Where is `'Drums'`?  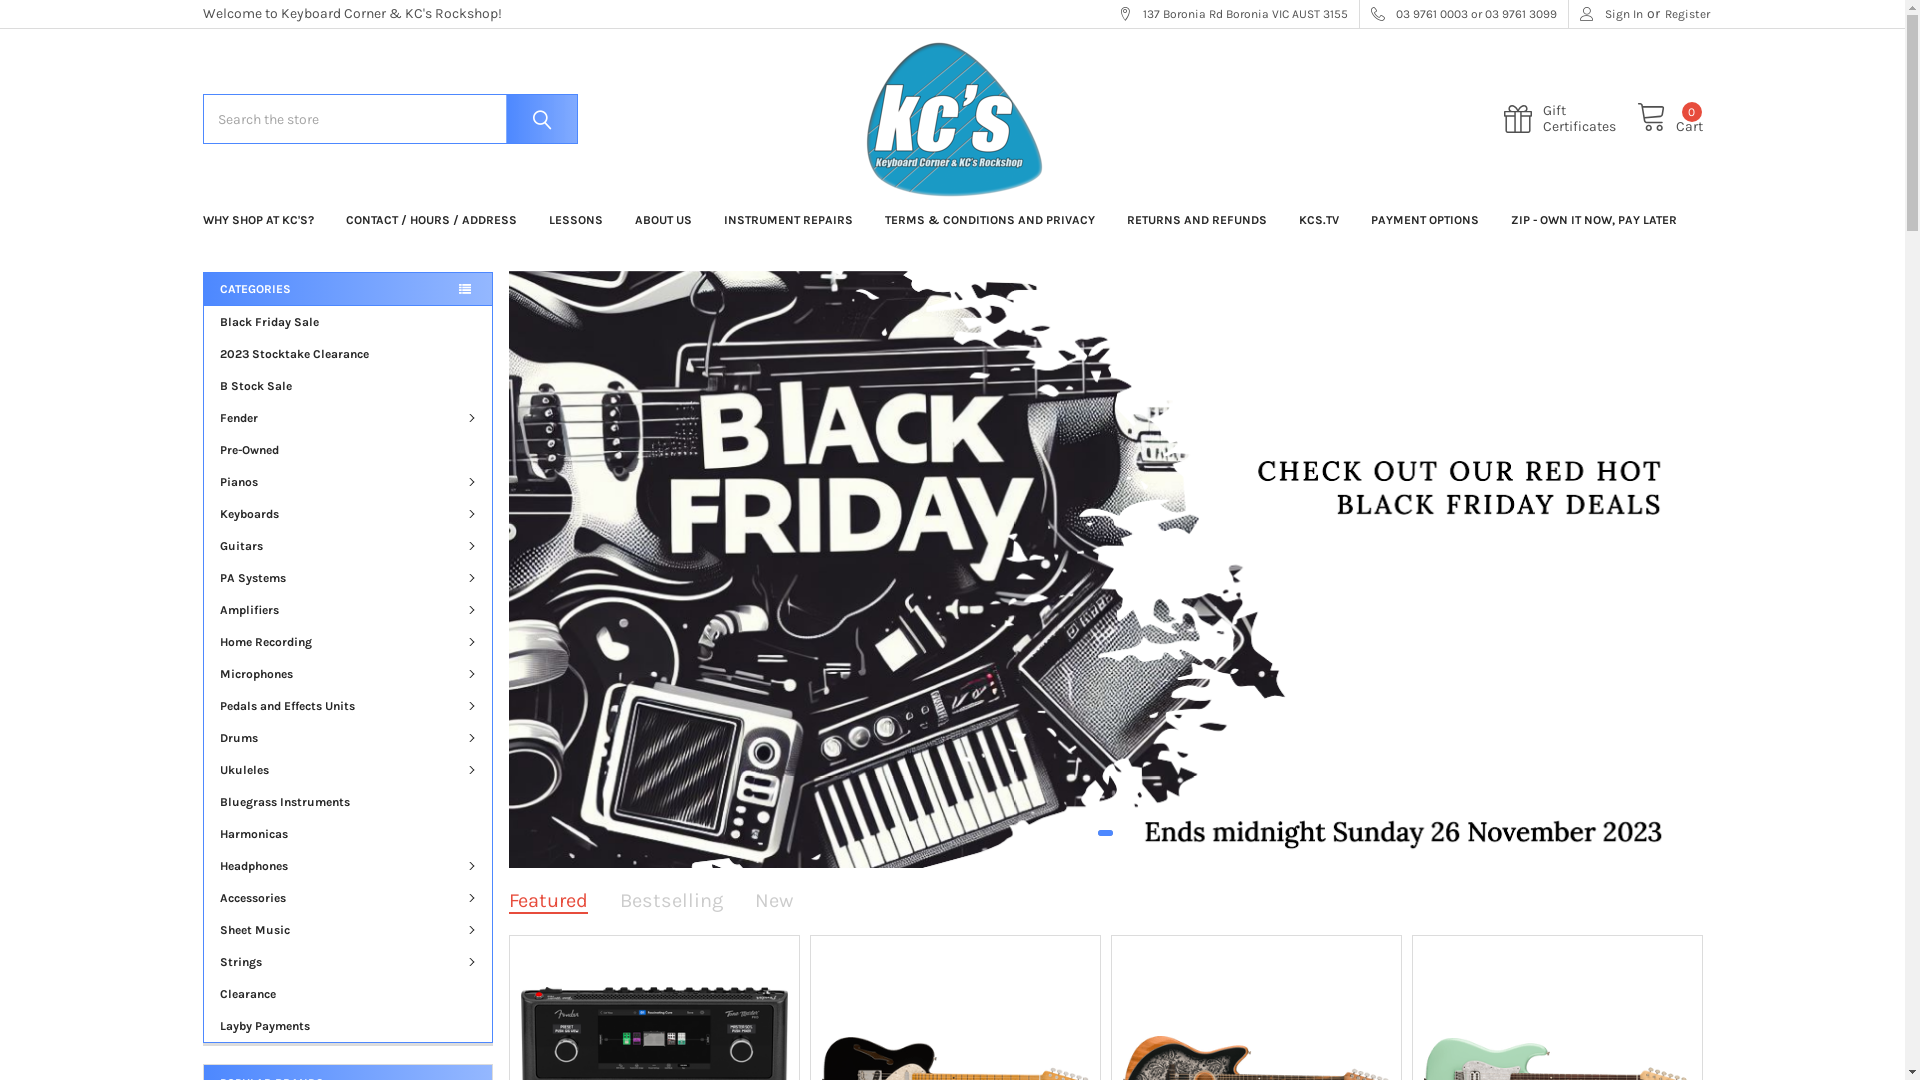 'Drums' is located at coordinates (347, 737).